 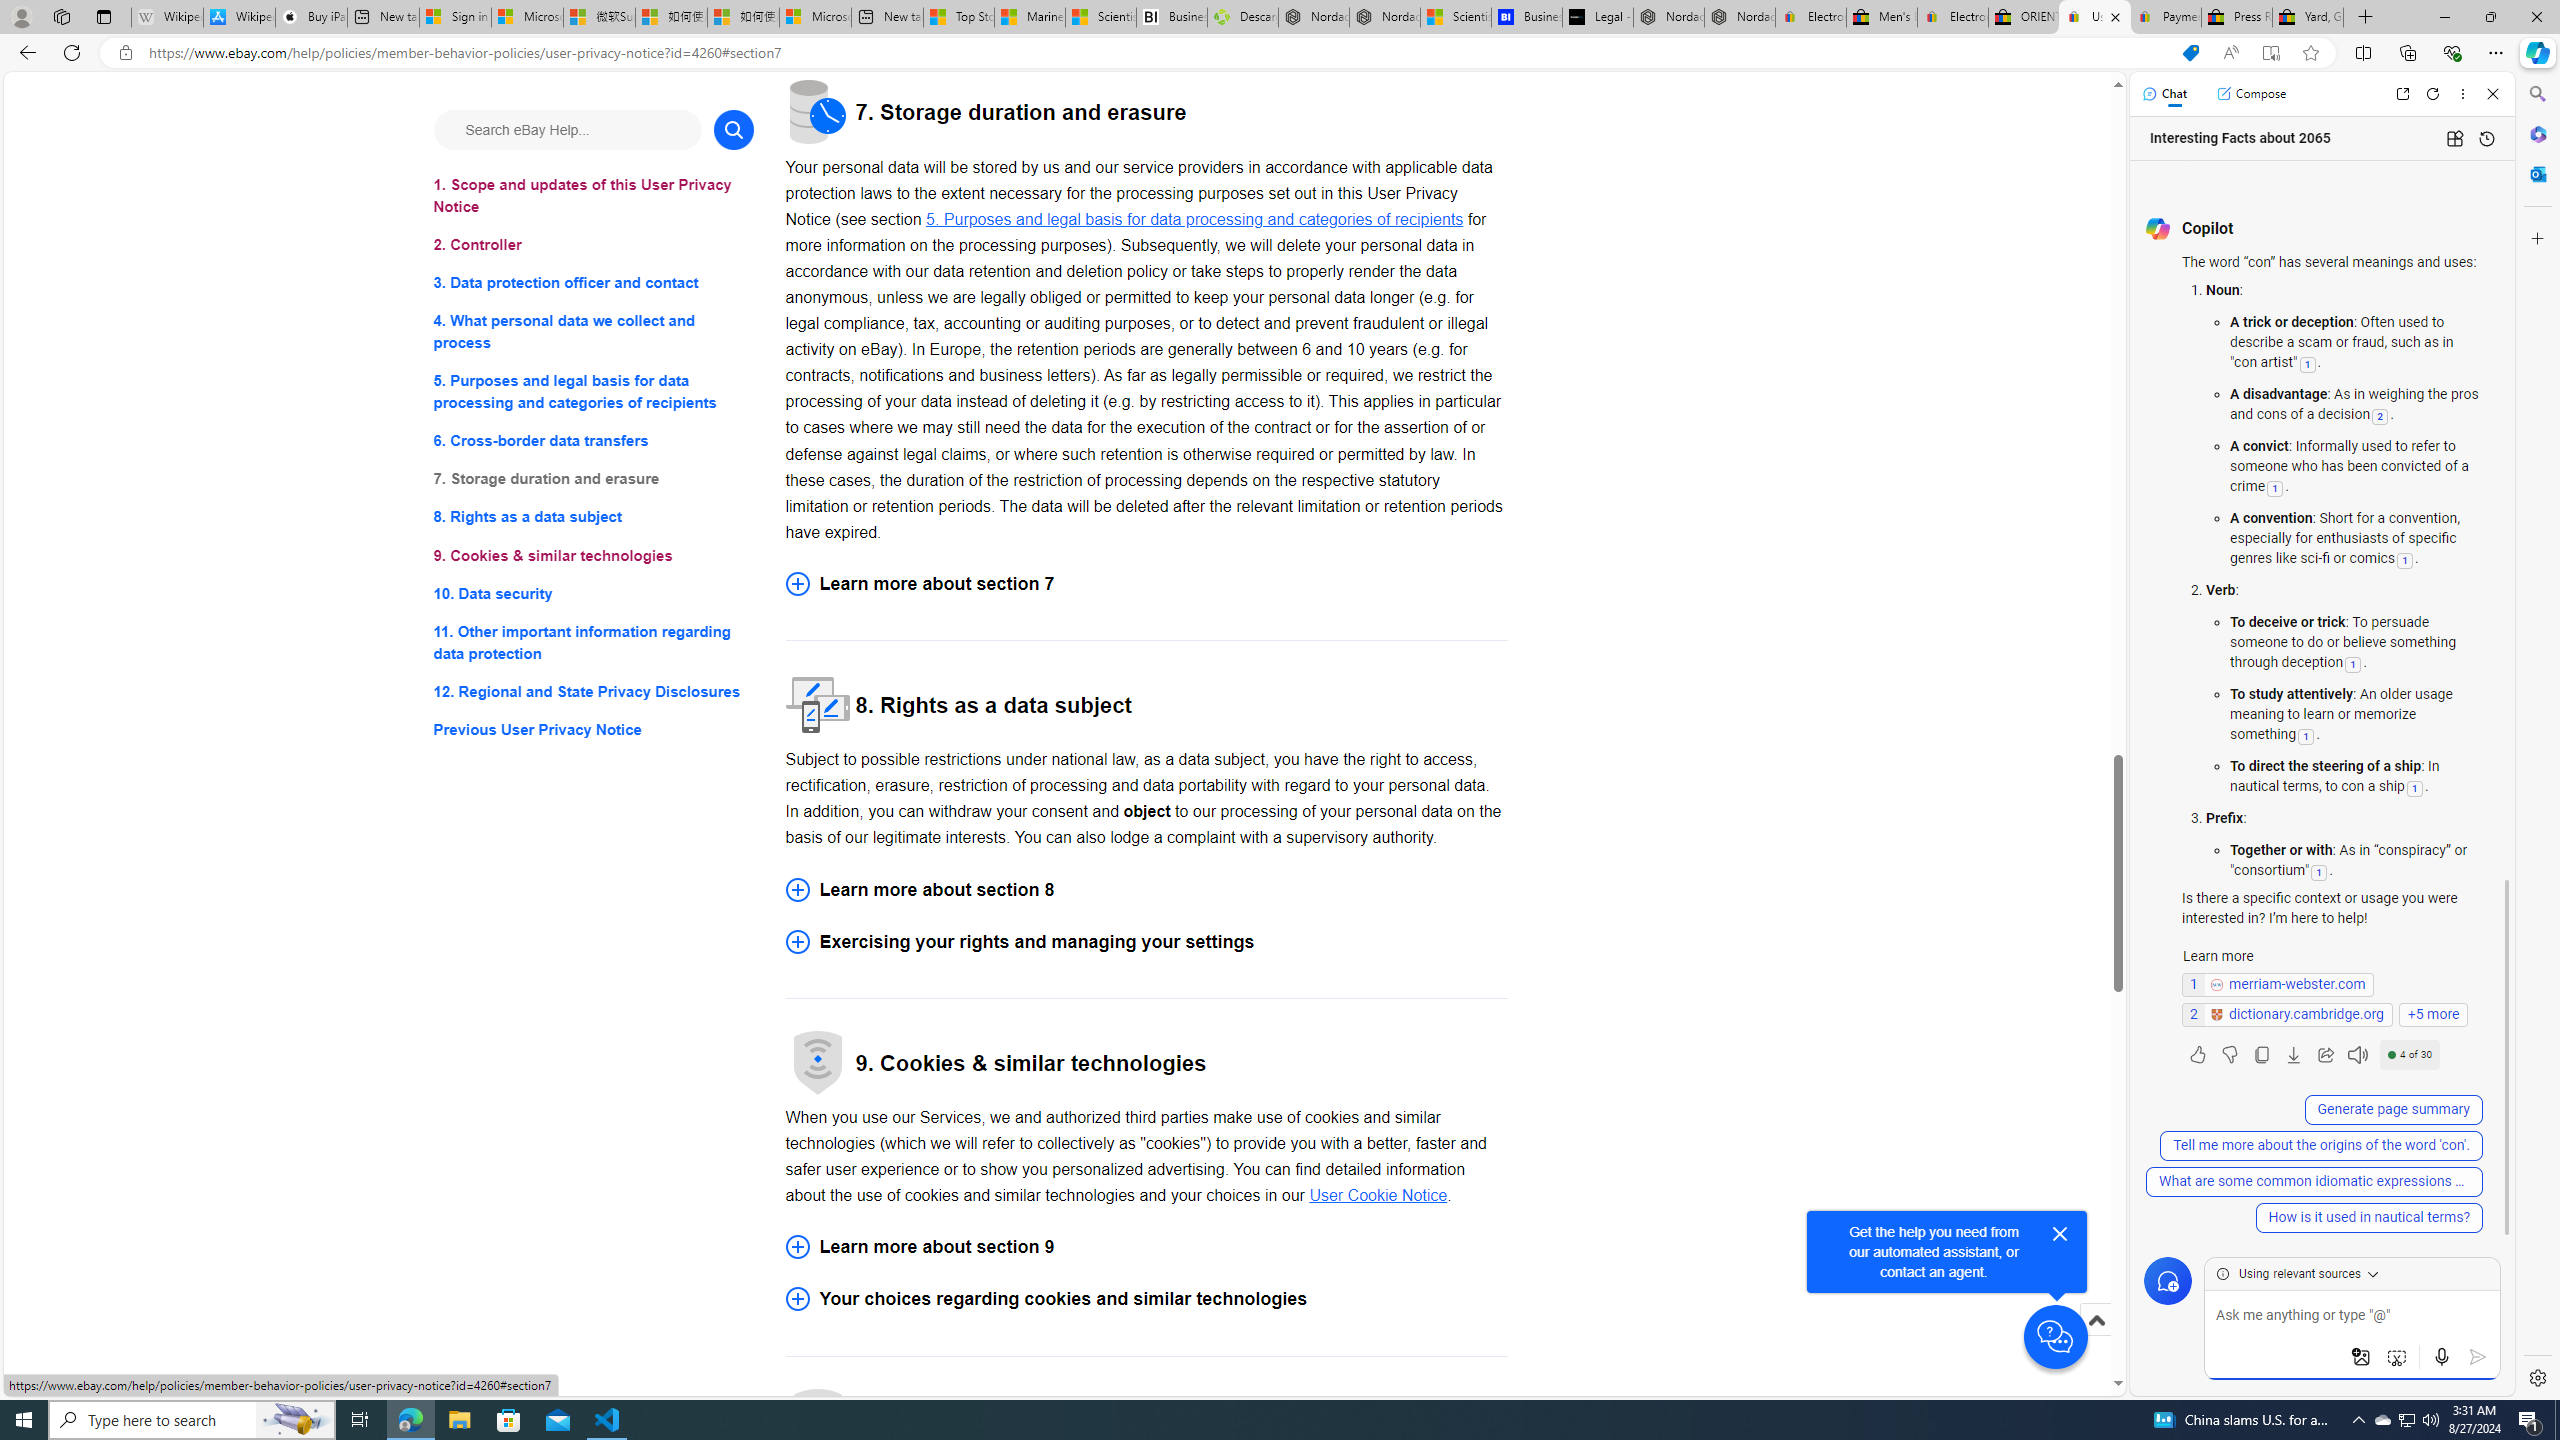 What do you see at coordinates (1668, 16) in the screenshot?
I see `'Nordace - Summer Adventures 2024'` at bounding box center [1668, 16].